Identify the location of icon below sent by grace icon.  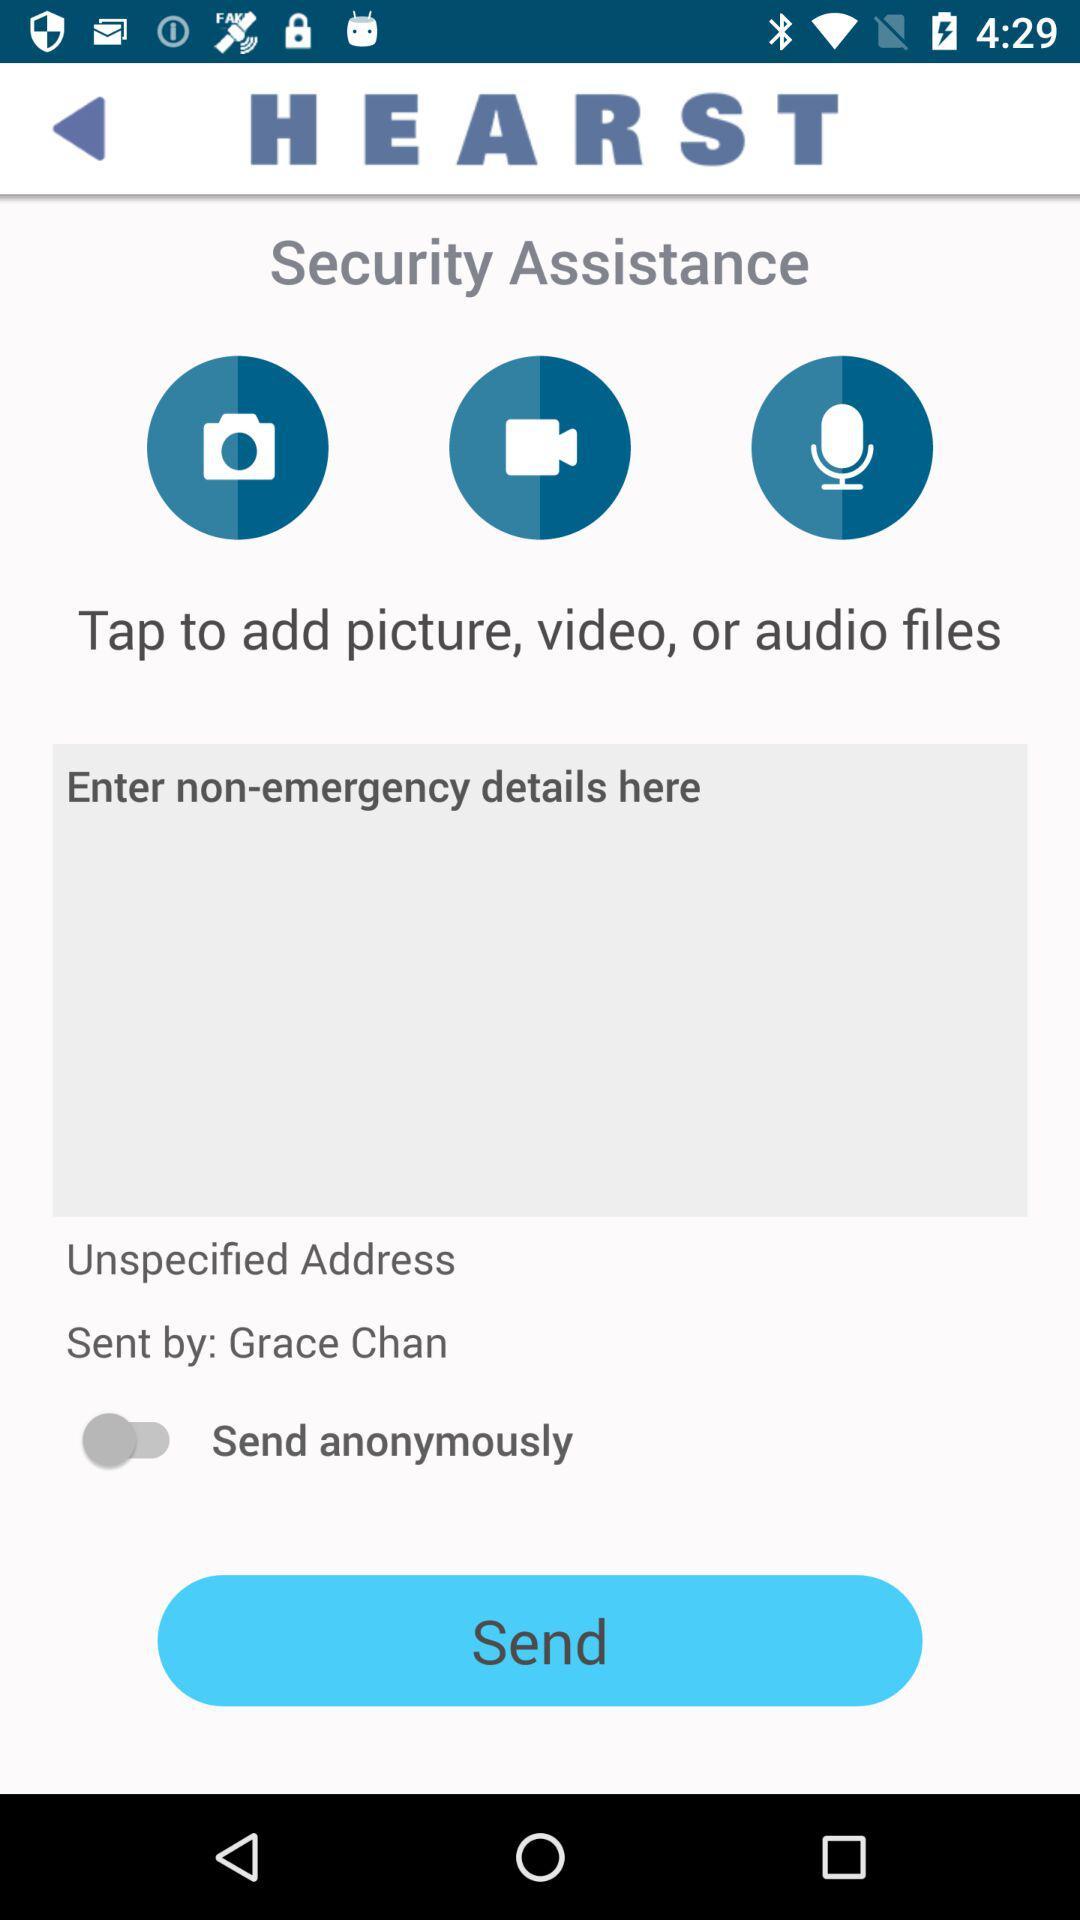
(135, 1438).